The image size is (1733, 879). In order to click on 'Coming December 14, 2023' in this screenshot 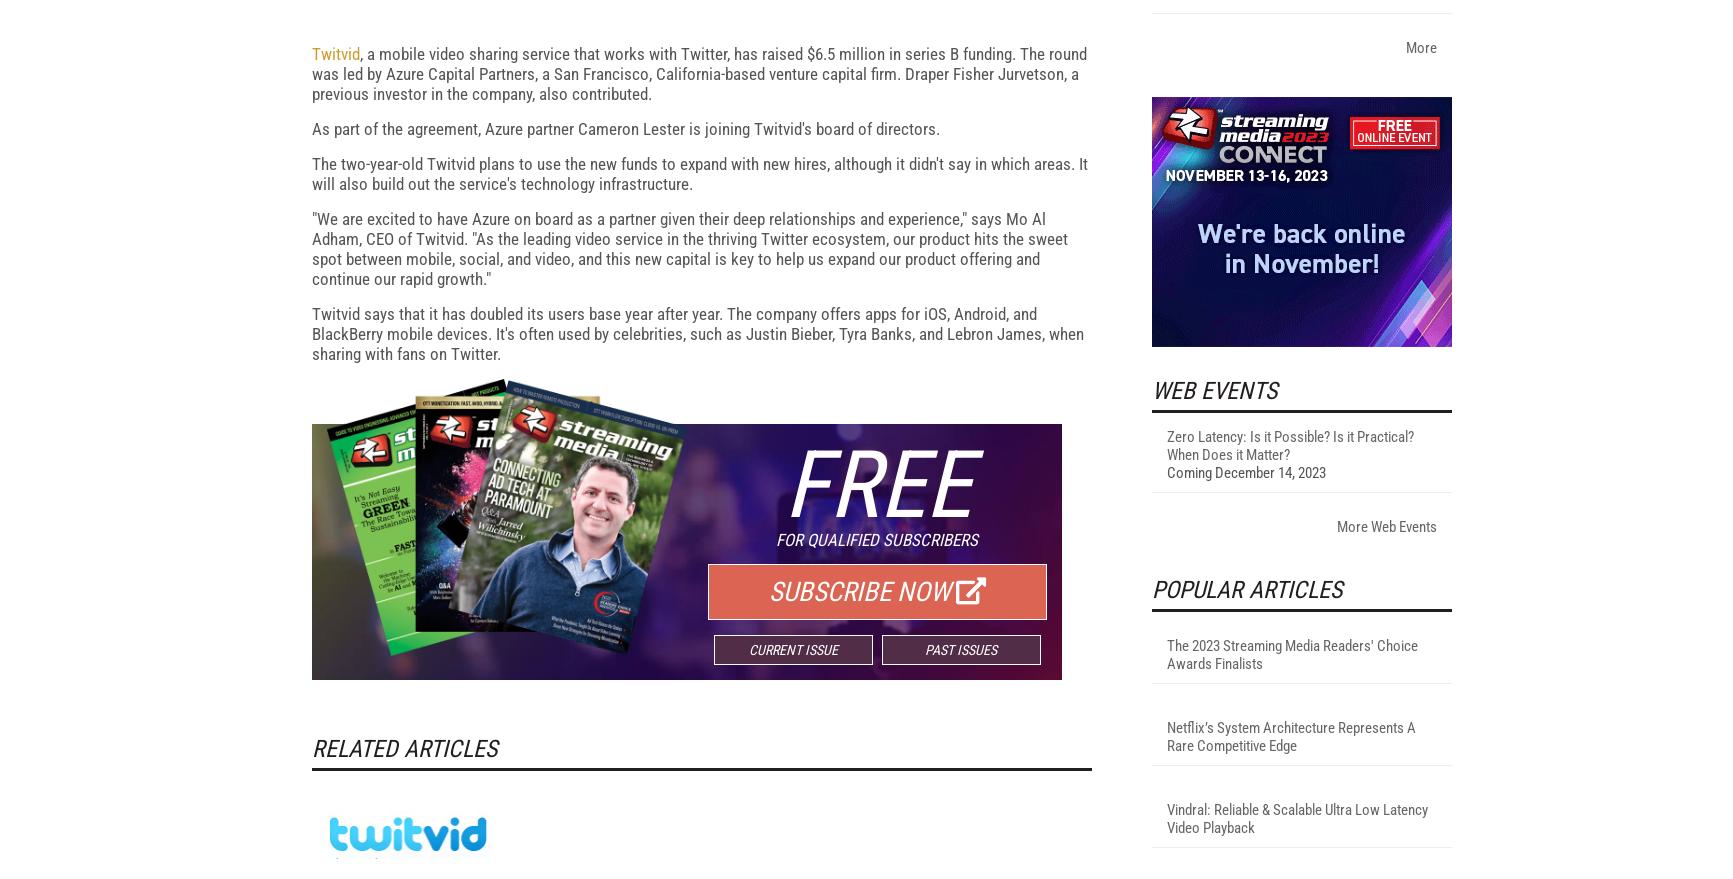, I will do `click(1165, 732)`.